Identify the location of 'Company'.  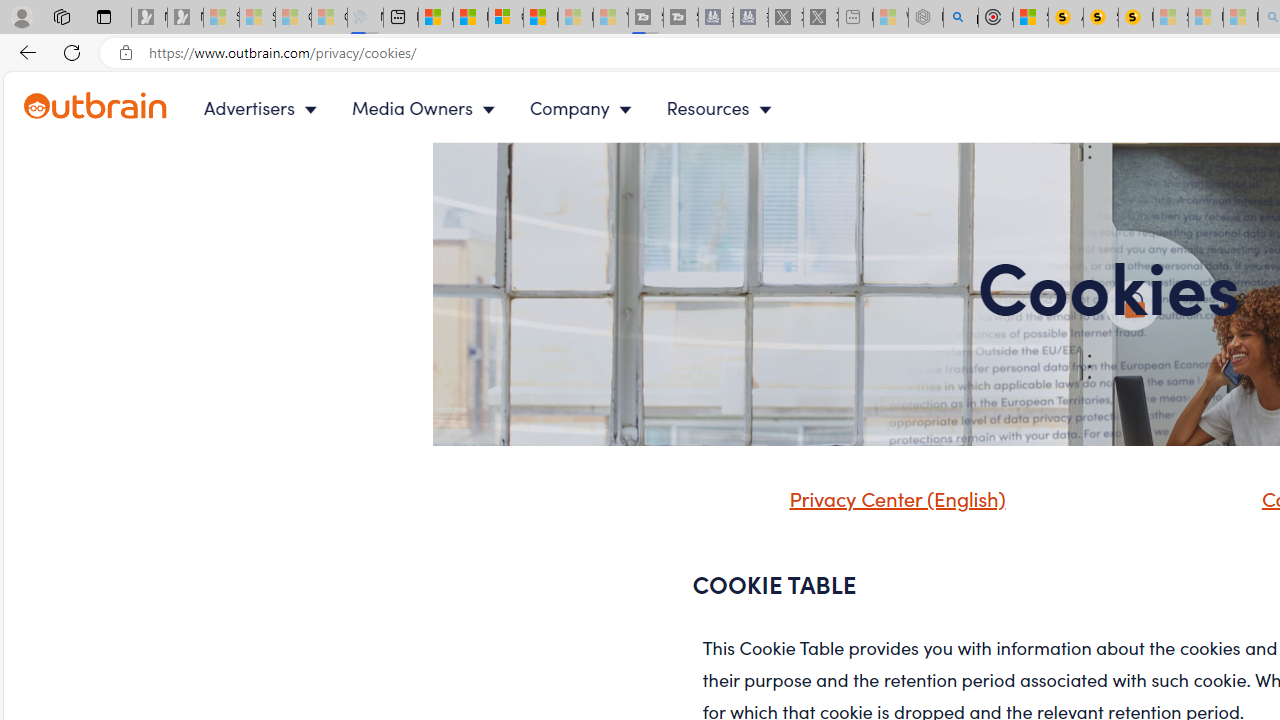
(584, 108).